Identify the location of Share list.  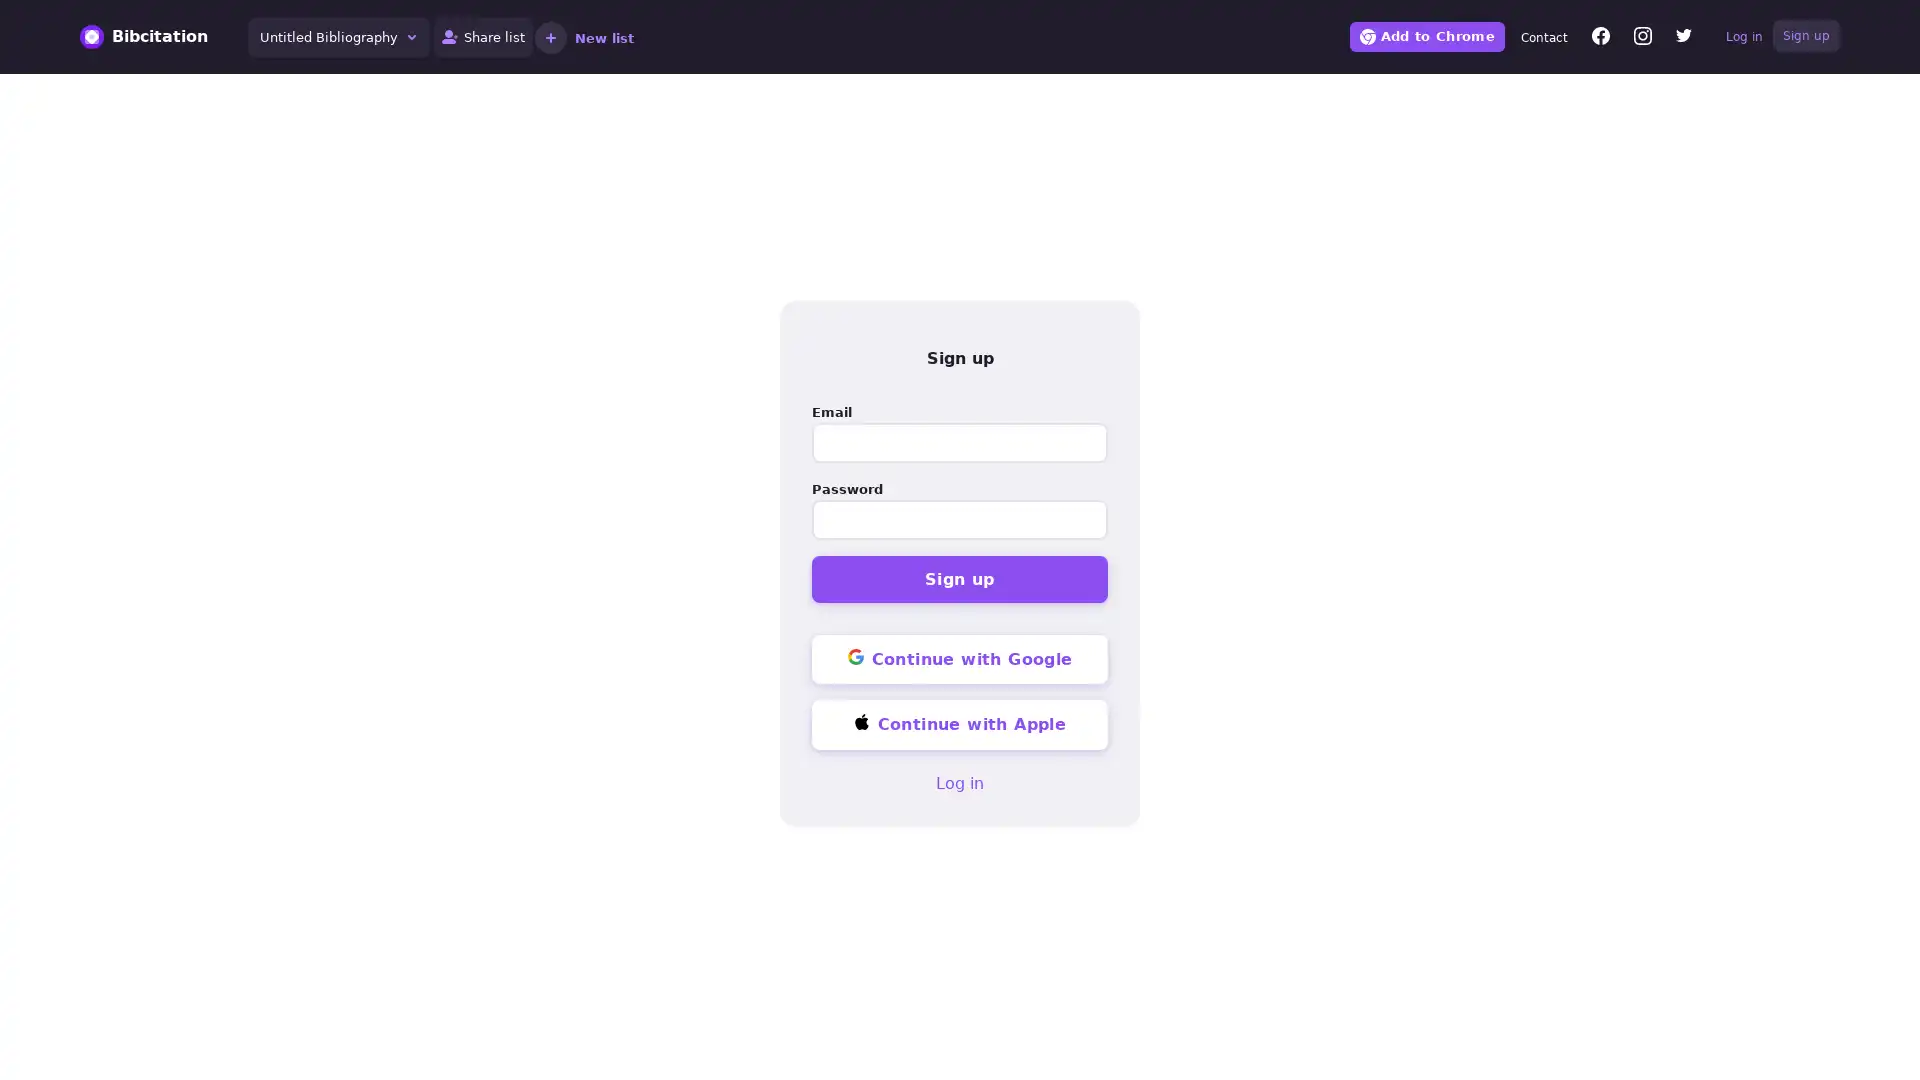
(483, 37).